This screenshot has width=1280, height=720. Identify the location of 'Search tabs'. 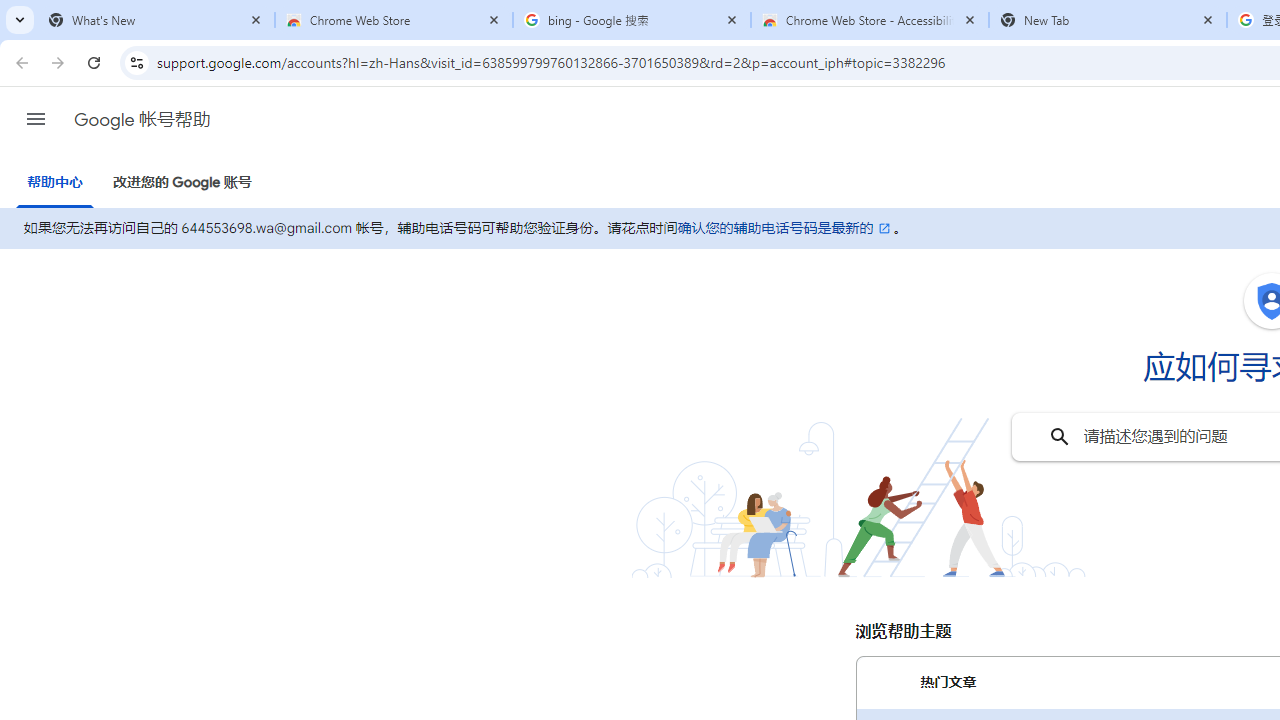
(20, 20).